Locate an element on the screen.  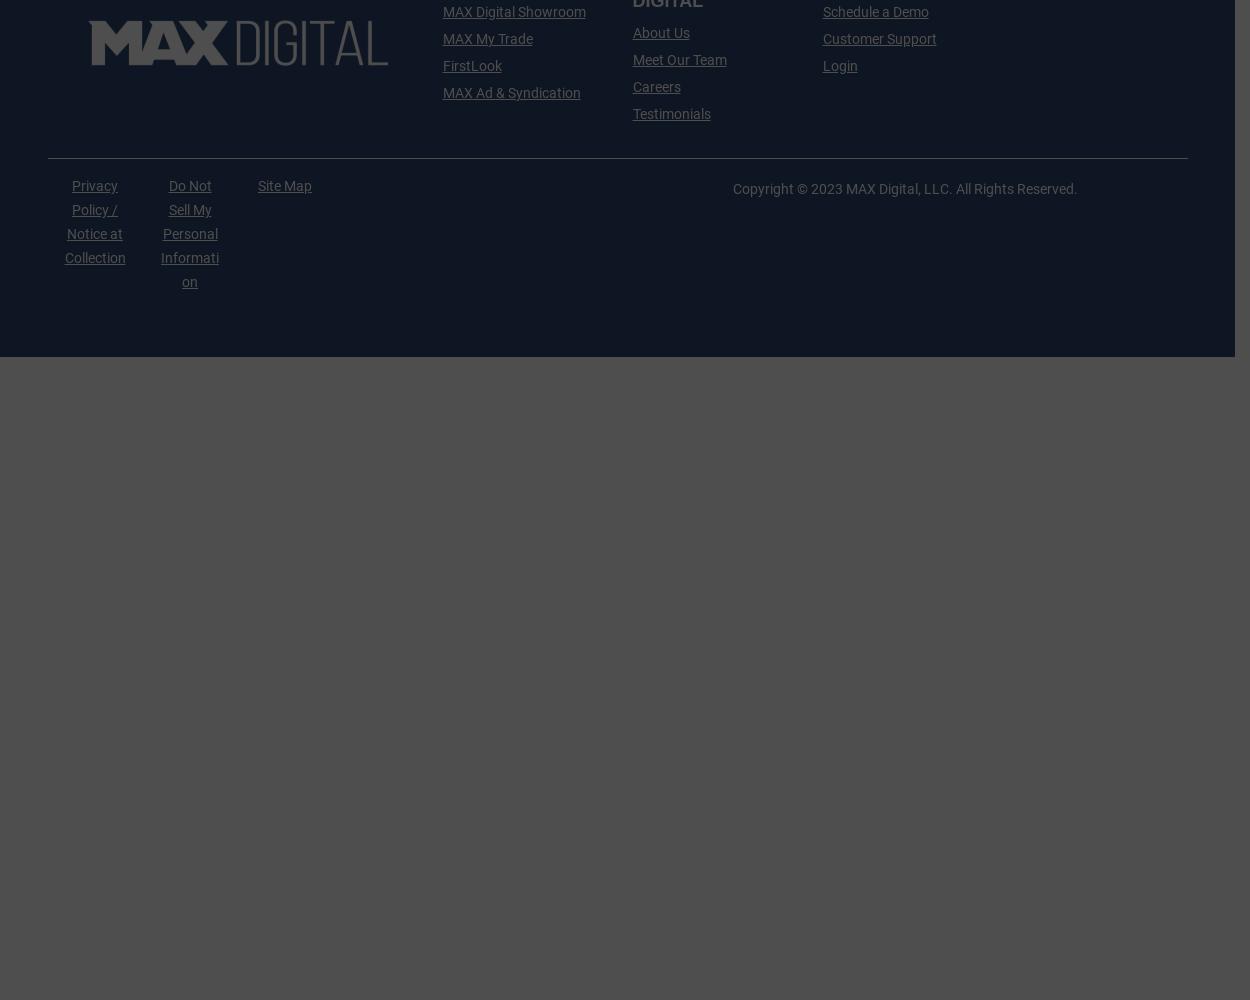
'MAX Ad & Syndication' is located at coordinates (511, 91).